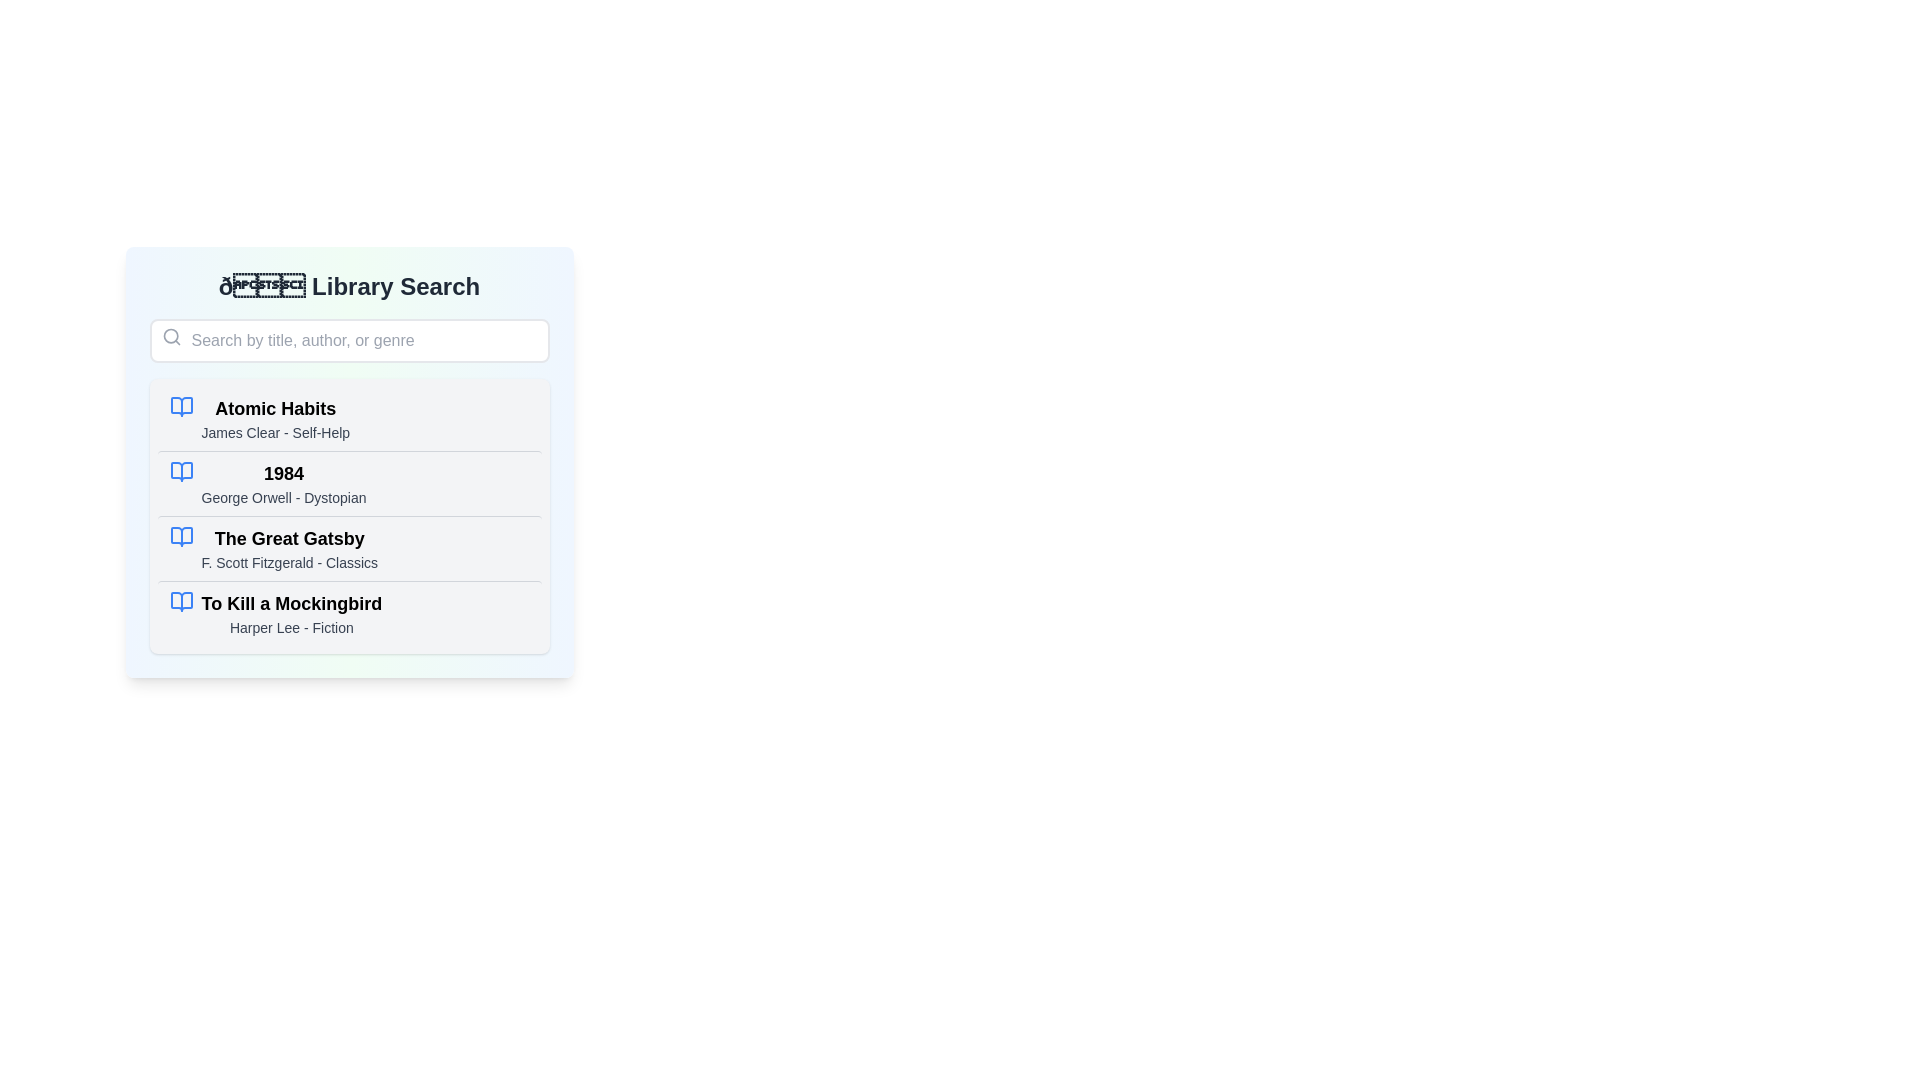 The height and width of the screenshot is (1080, 1920). Describe the element at coordinates (181, 600) in the screenshot. I see `the visual appearance of the blue-colored book-shaped icon at the beginning of the 'To Kill a Mockingbird - Harper Lee - Fiction' list item` at that location.